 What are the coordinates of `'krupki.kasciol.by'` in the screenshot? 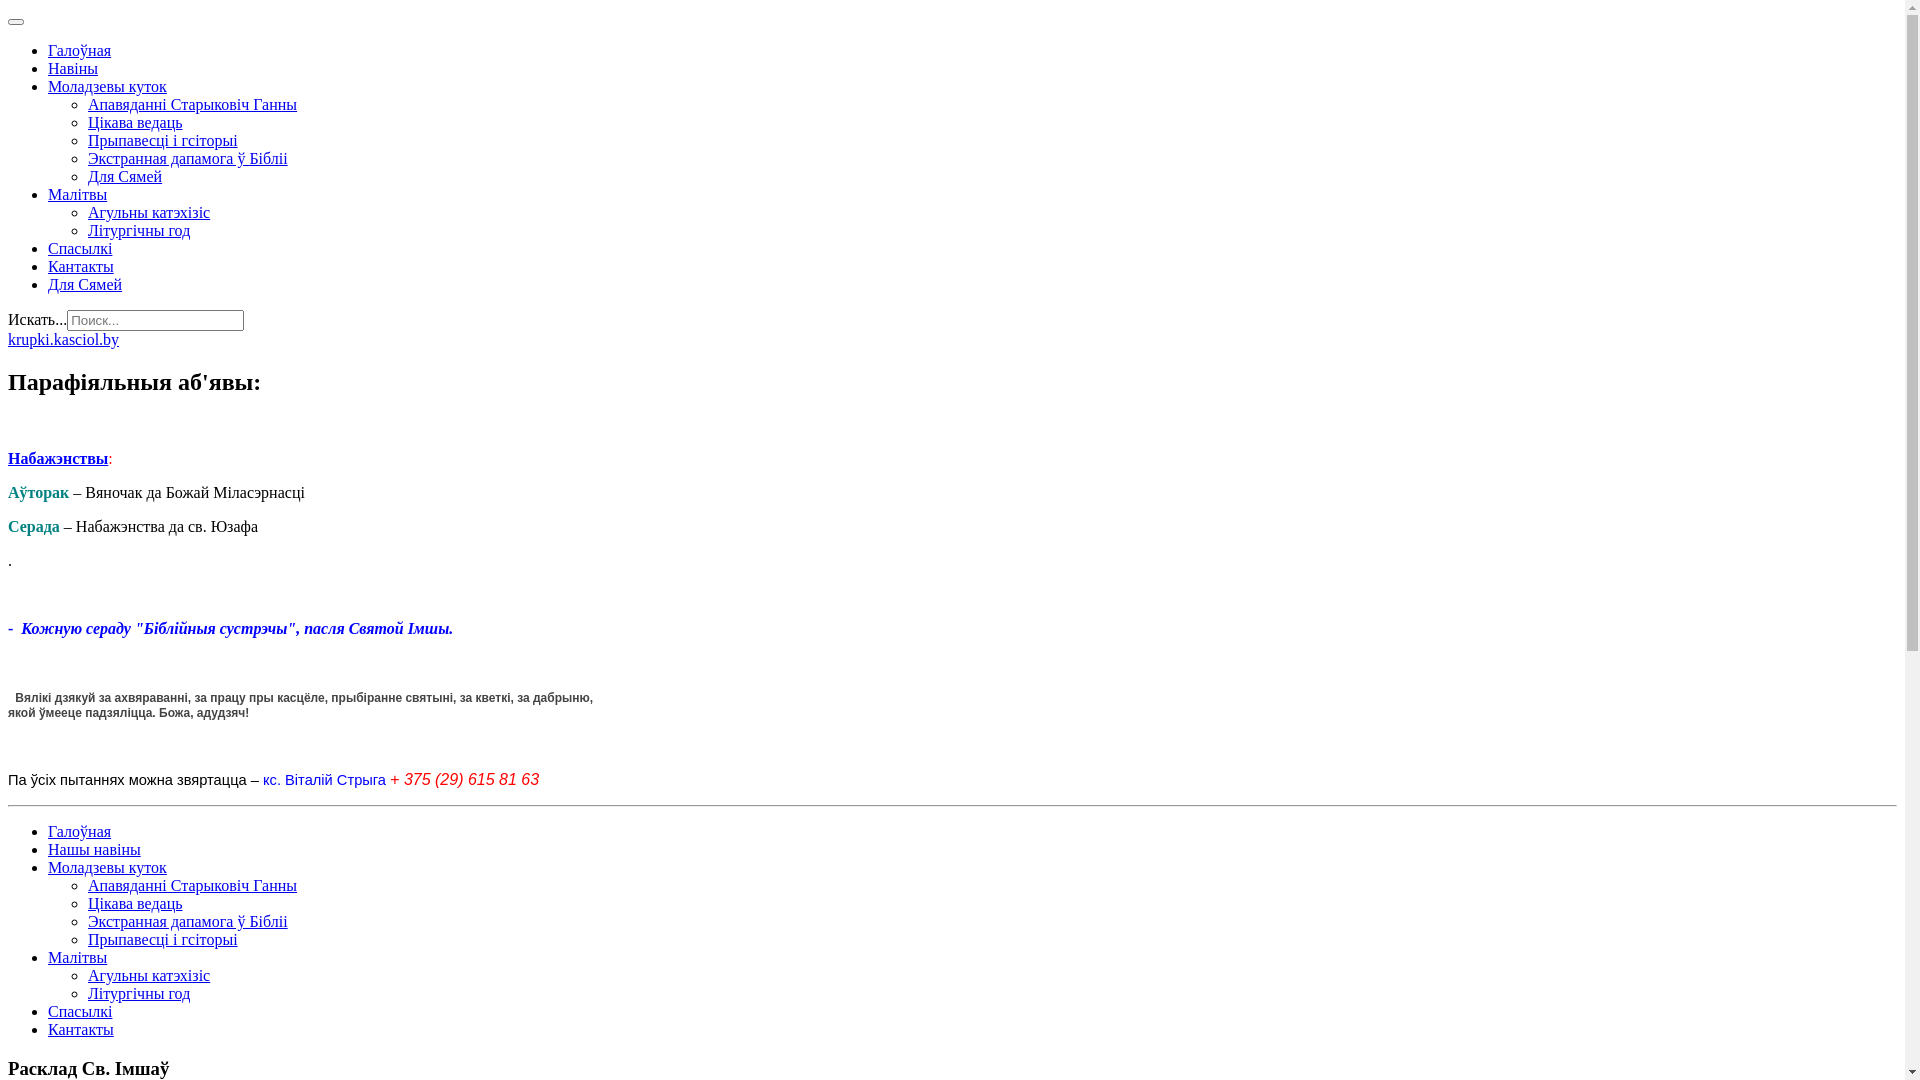 It's located at (8, 338).